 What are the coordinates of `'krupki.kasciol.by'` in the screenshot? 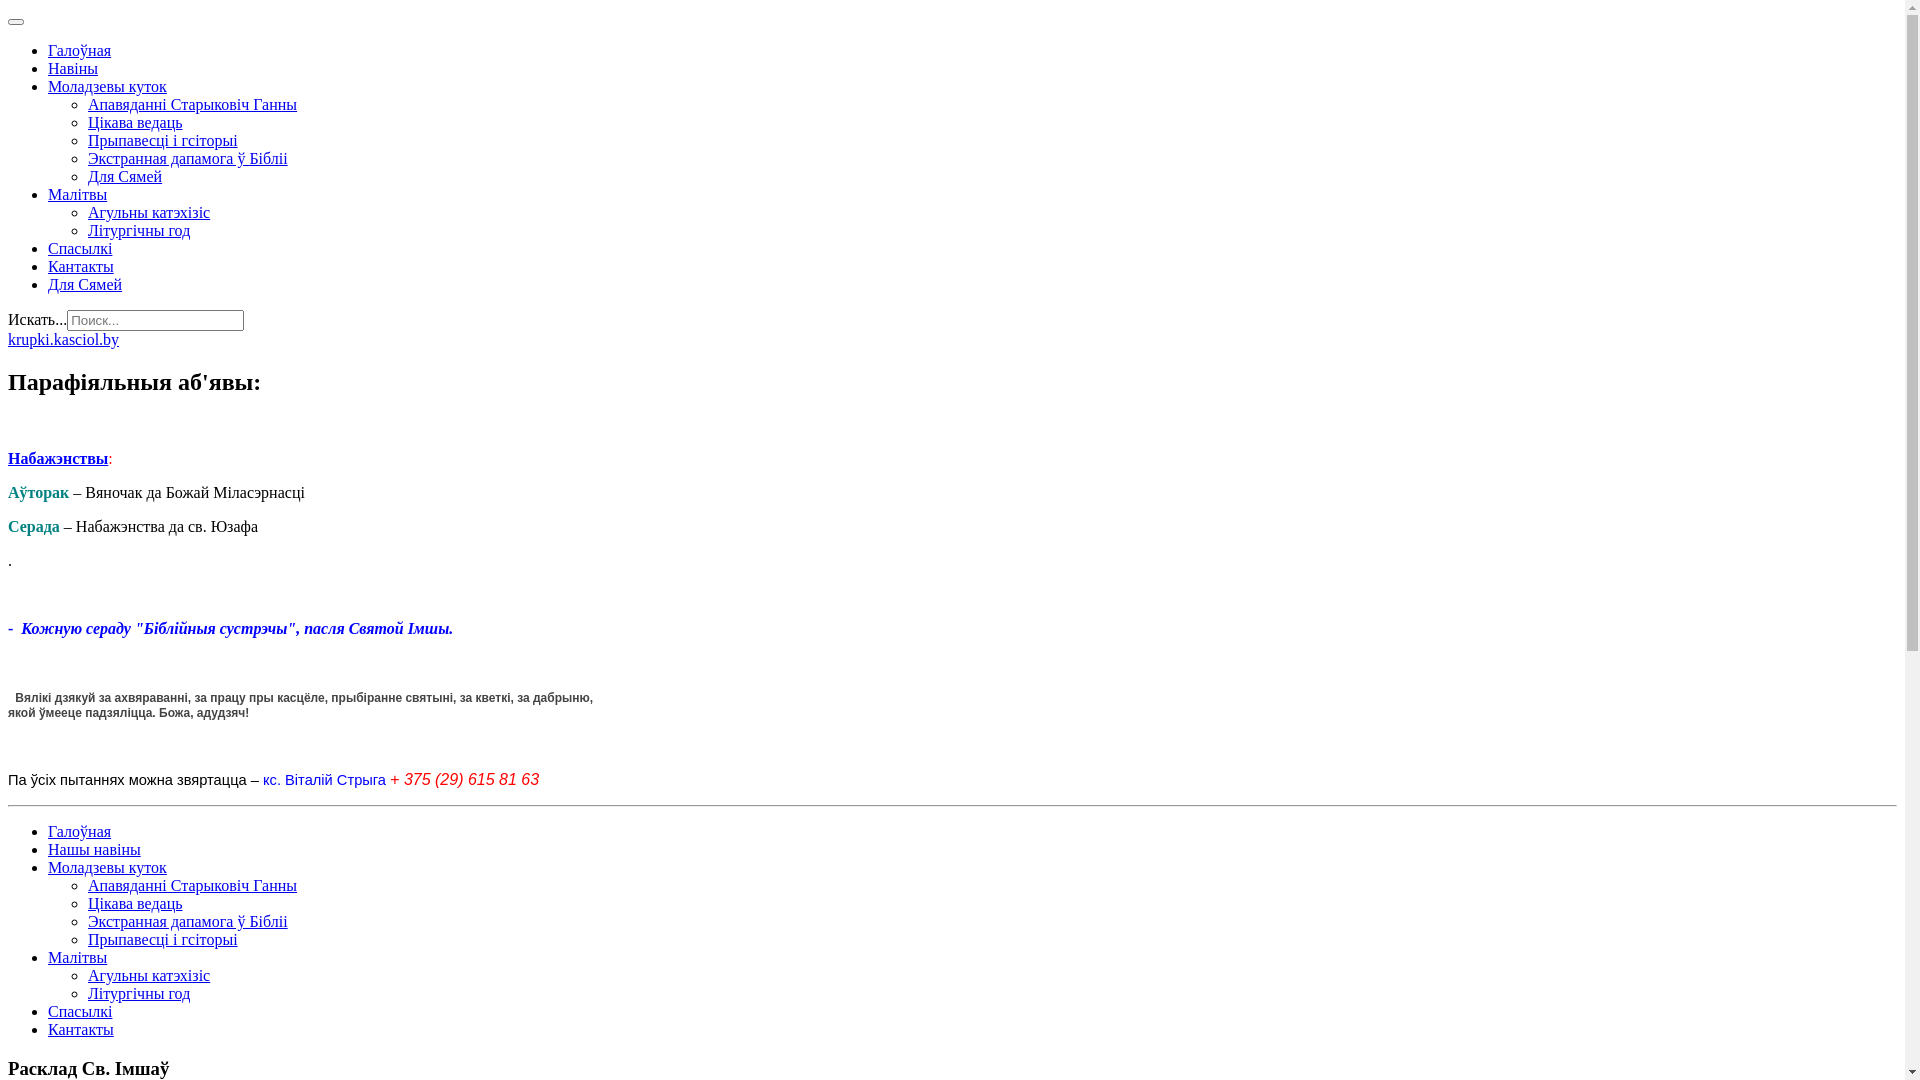 It's located at (8, 338).